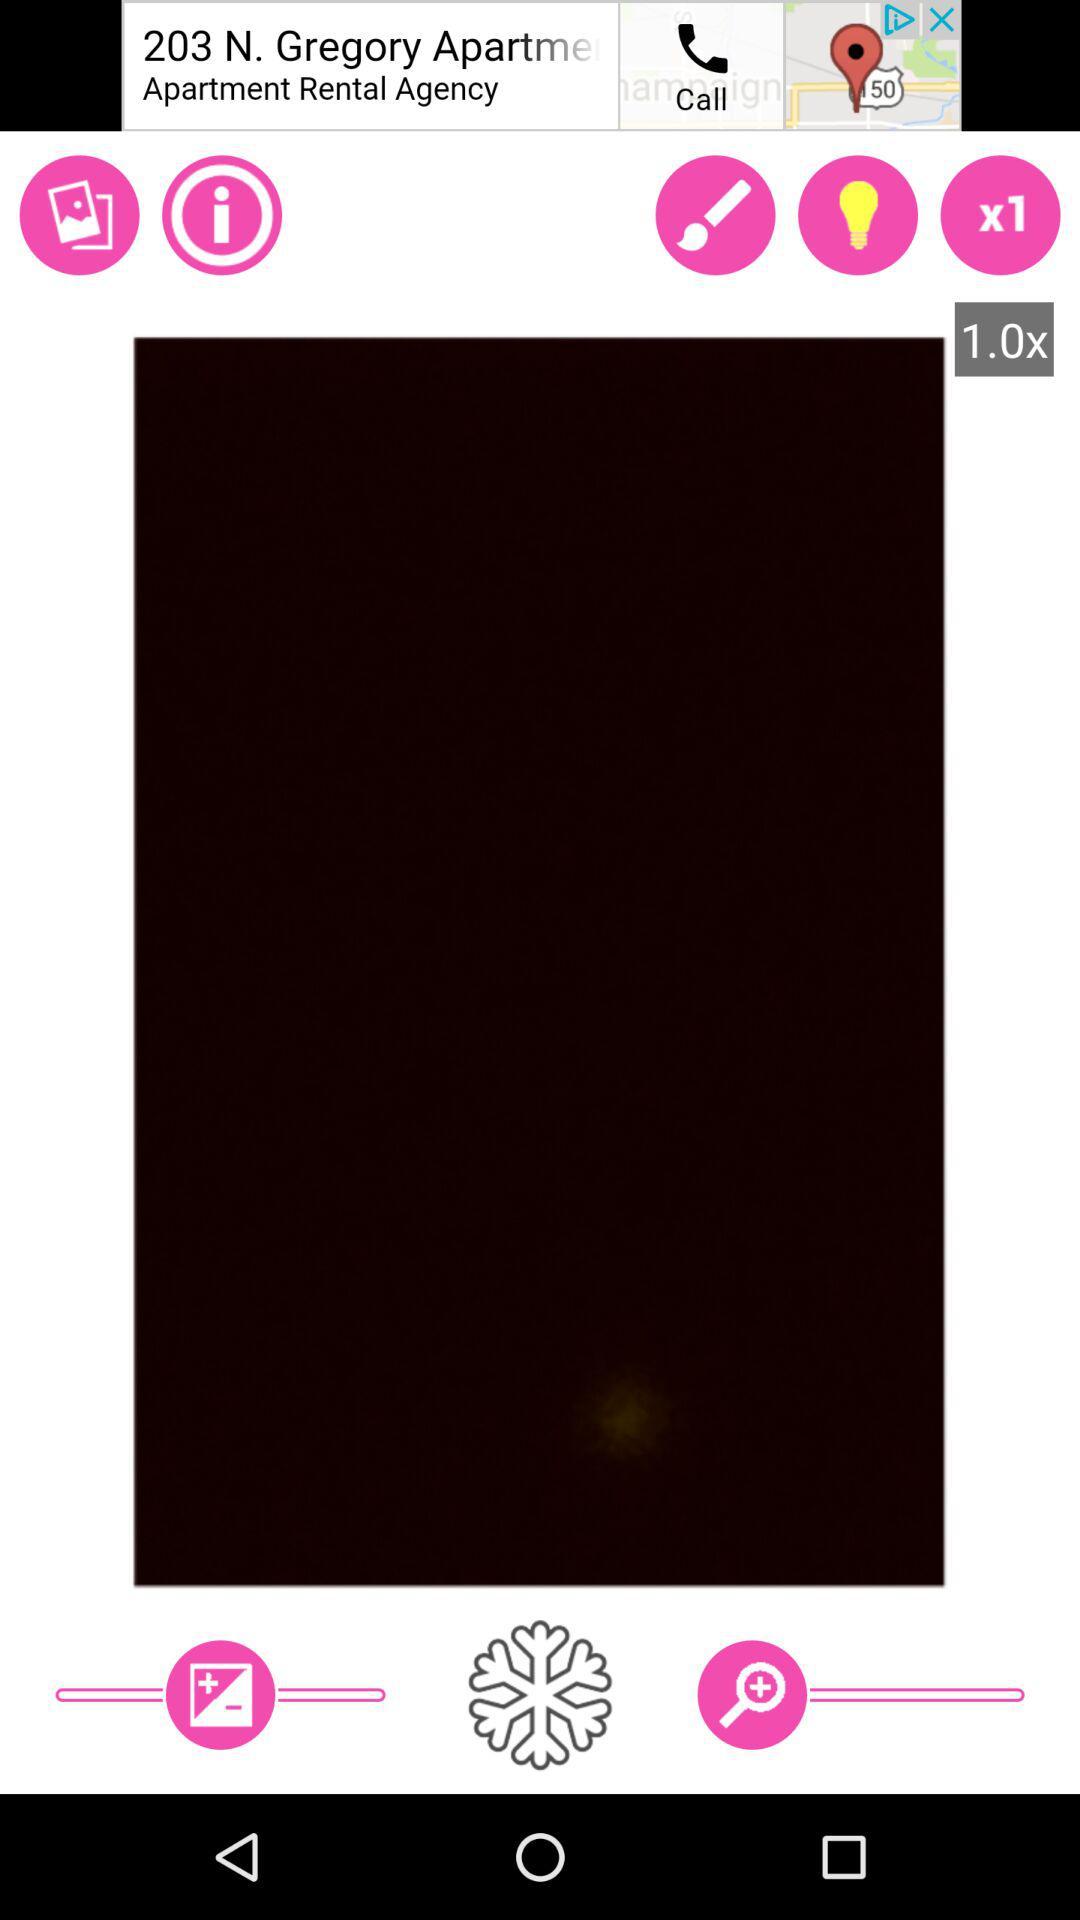  I want to click on more information button, so click(222, 215).